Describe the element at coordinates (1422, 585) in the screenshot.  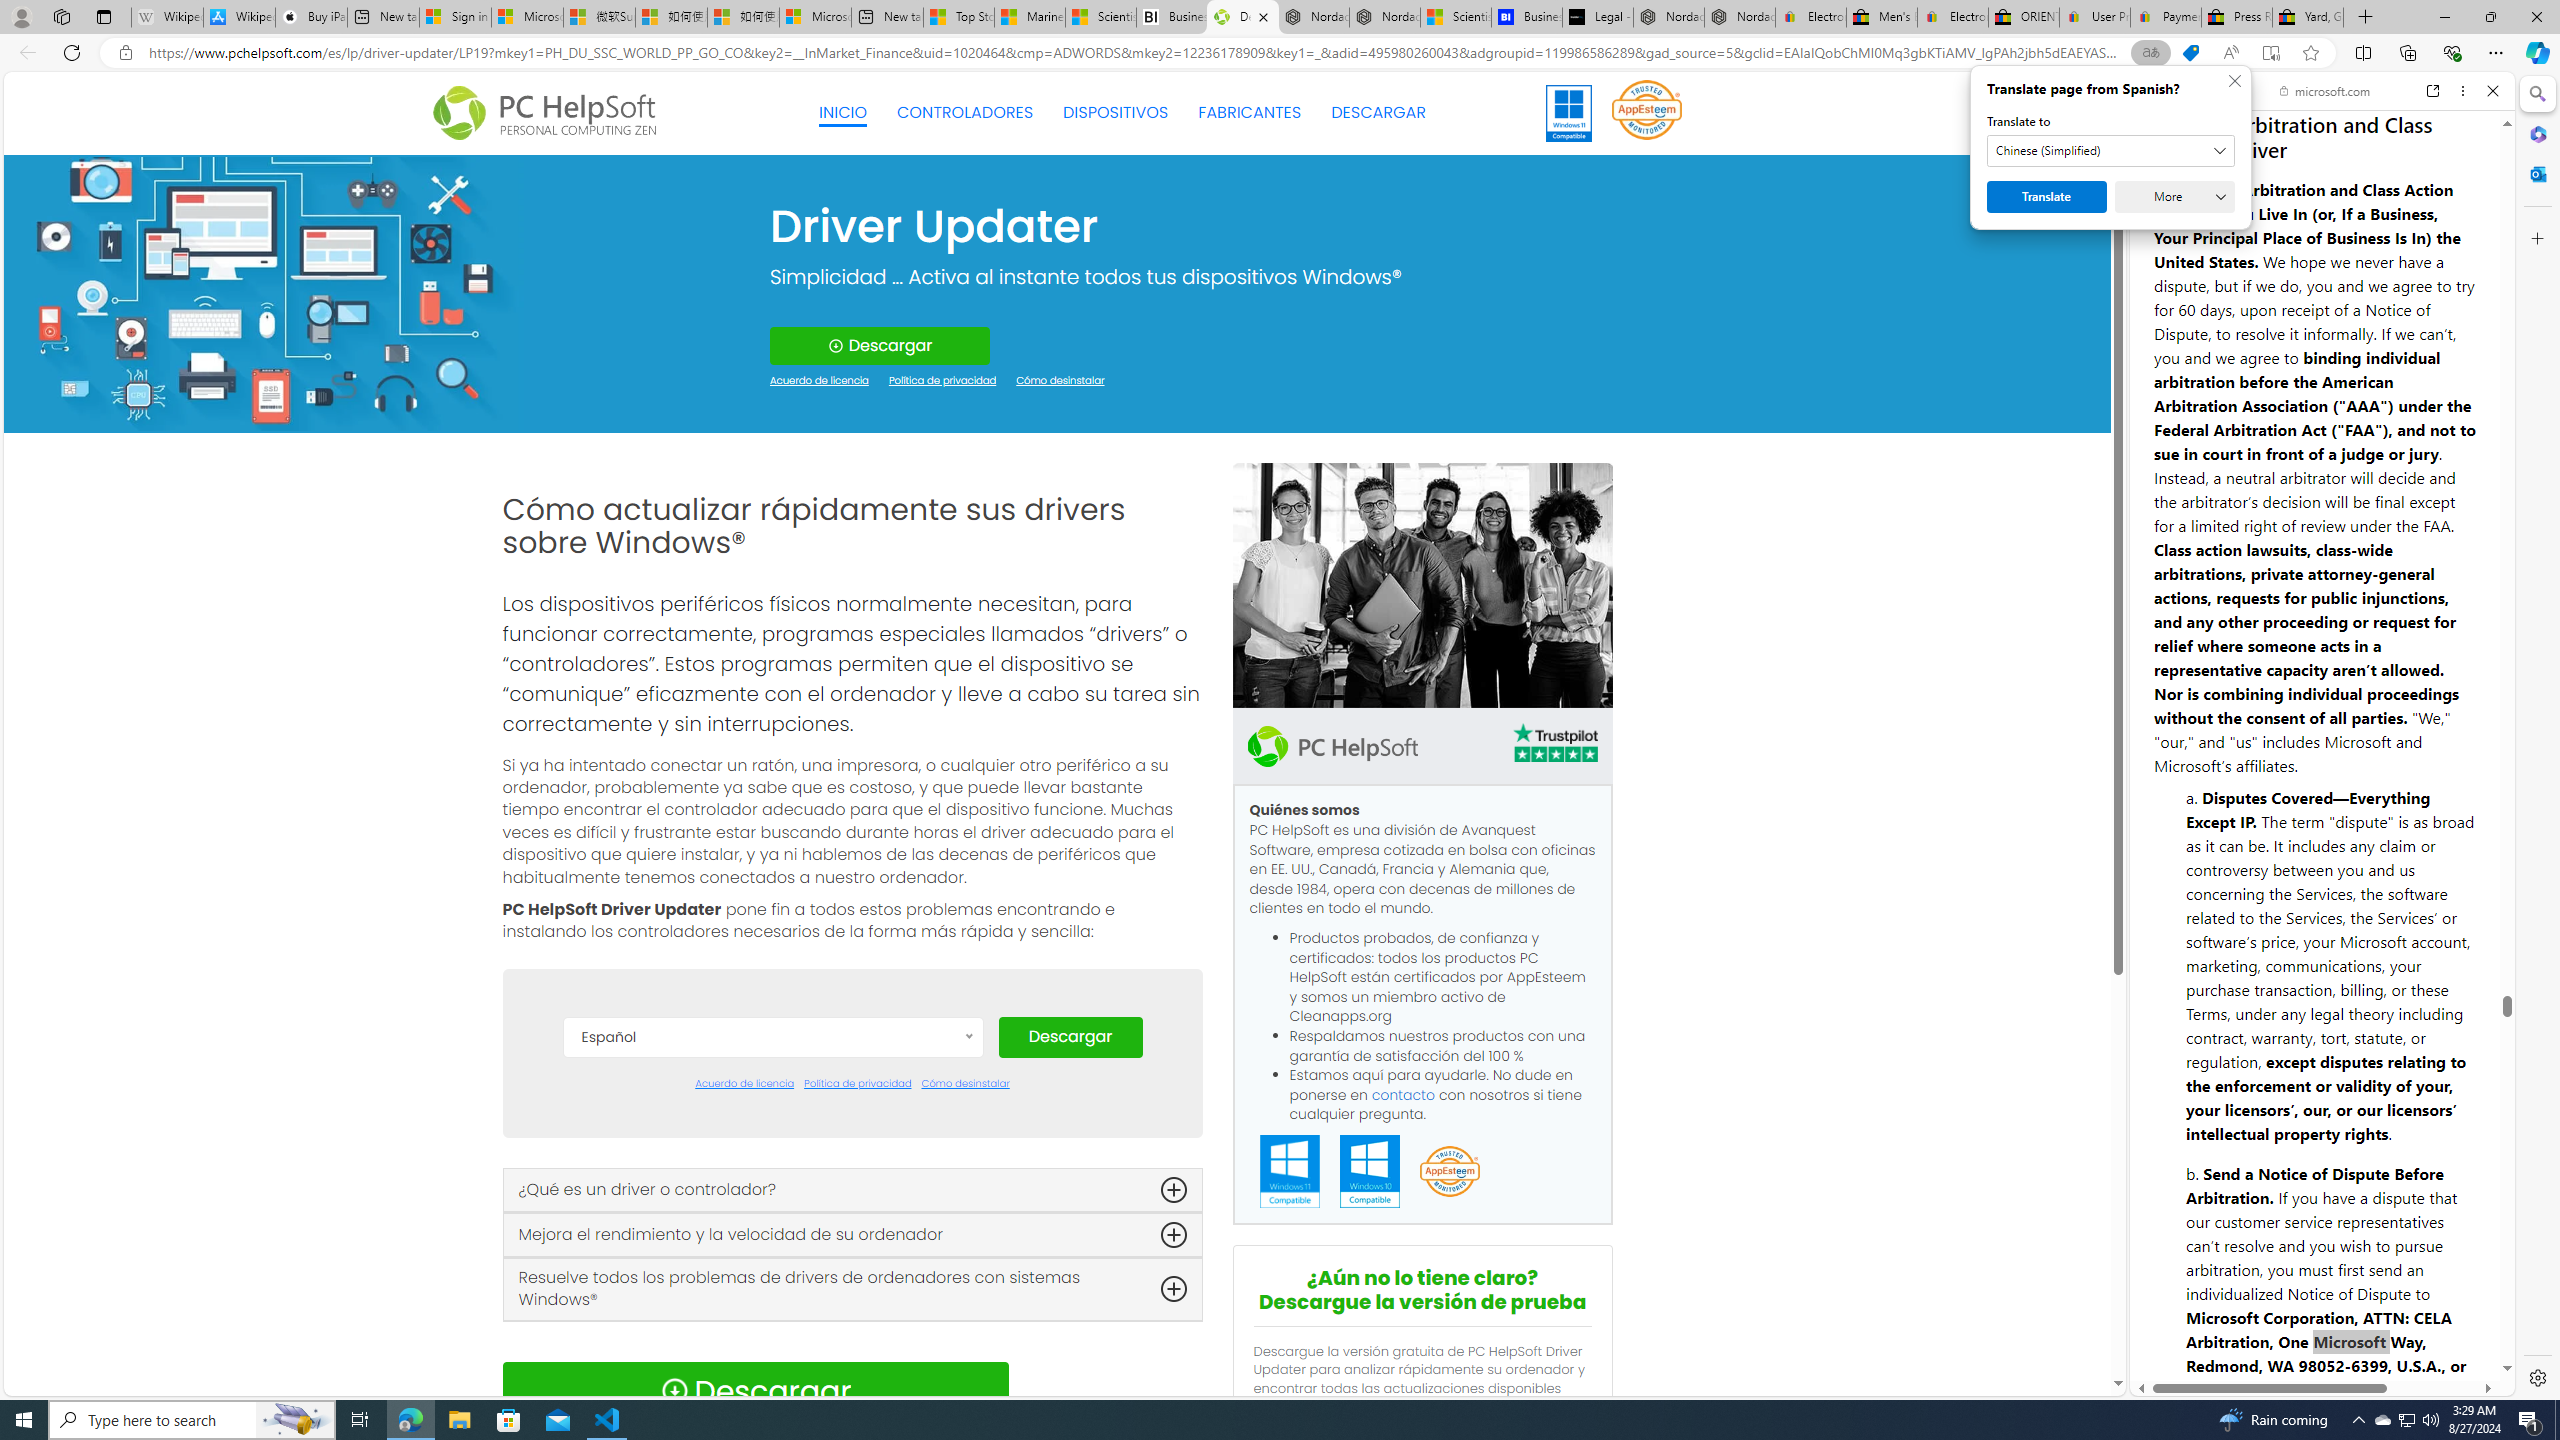
I see `'team'` at that location.